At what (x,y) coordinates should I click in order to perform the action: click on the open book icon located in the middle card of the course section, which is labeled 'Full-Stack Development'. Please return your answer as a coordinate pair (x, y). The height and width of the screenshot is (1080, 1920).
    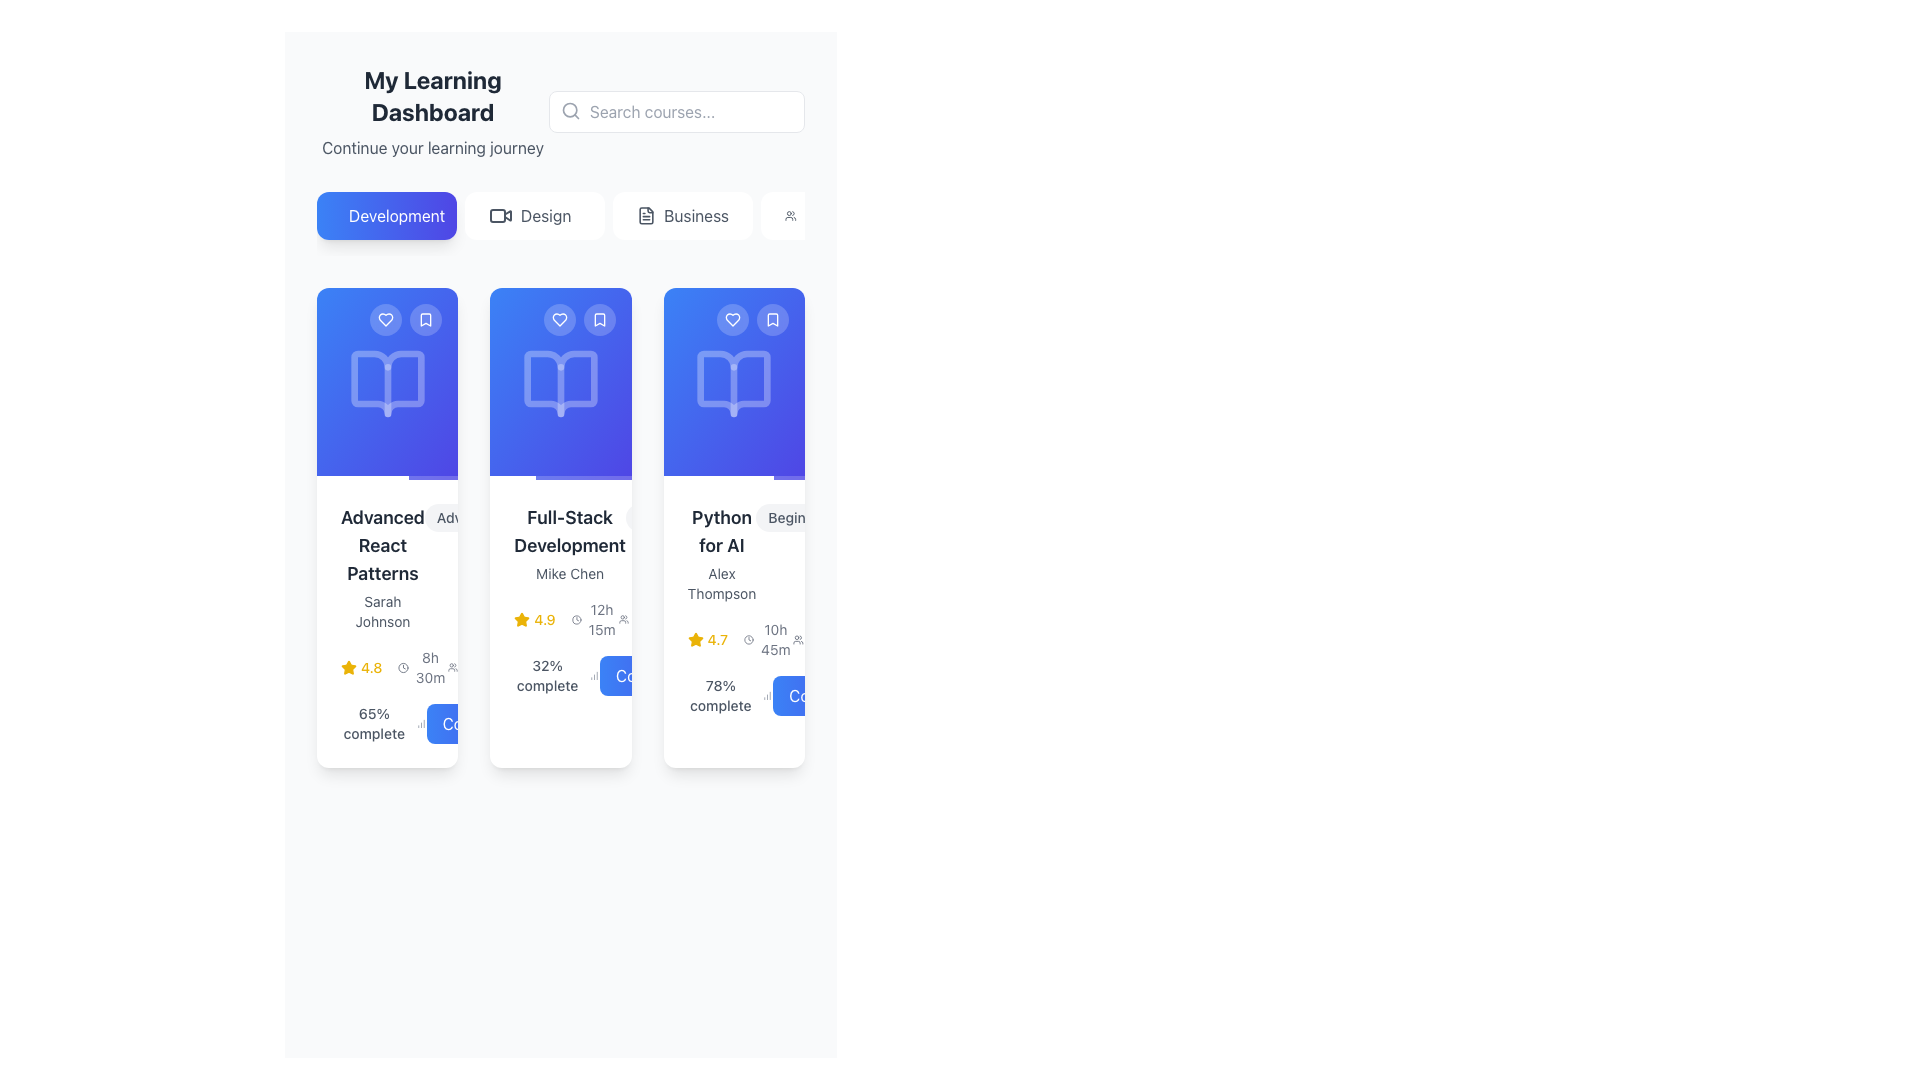
    Looking at the image, I should click on (560, 384).